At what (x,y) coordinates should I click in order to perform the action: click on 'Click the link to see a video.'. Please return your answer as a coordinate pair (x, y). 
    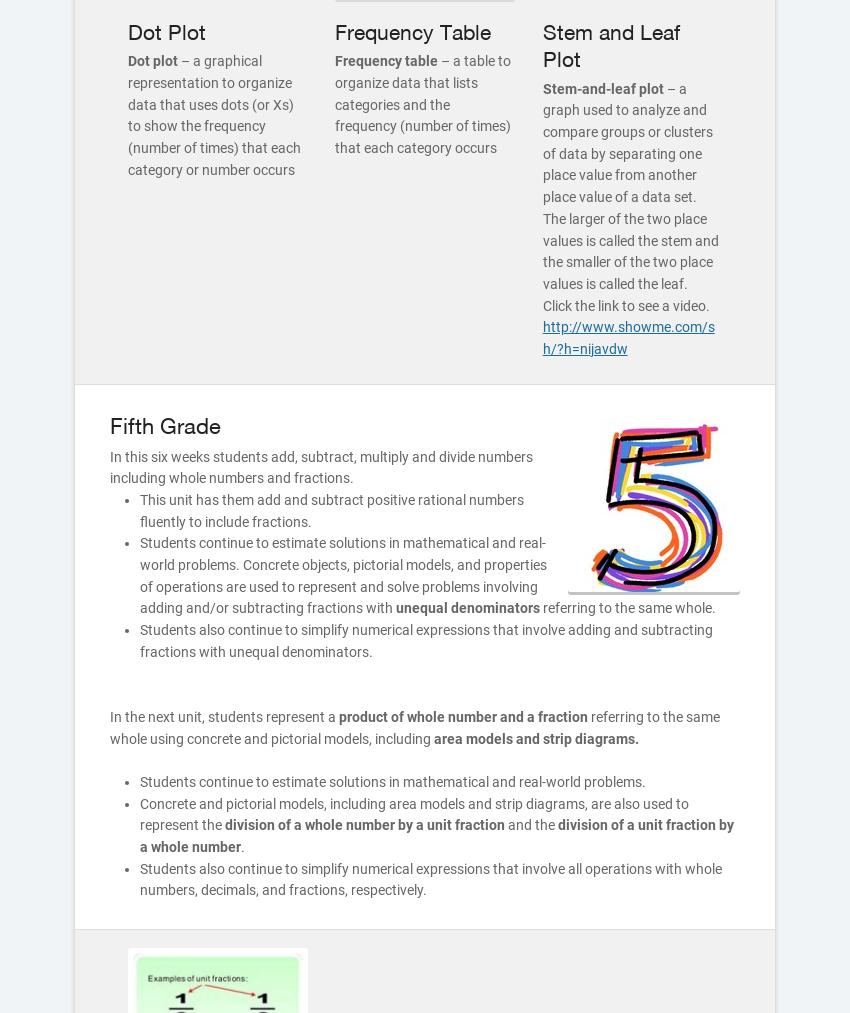
    Looking at the image, I should click on (624, 305).